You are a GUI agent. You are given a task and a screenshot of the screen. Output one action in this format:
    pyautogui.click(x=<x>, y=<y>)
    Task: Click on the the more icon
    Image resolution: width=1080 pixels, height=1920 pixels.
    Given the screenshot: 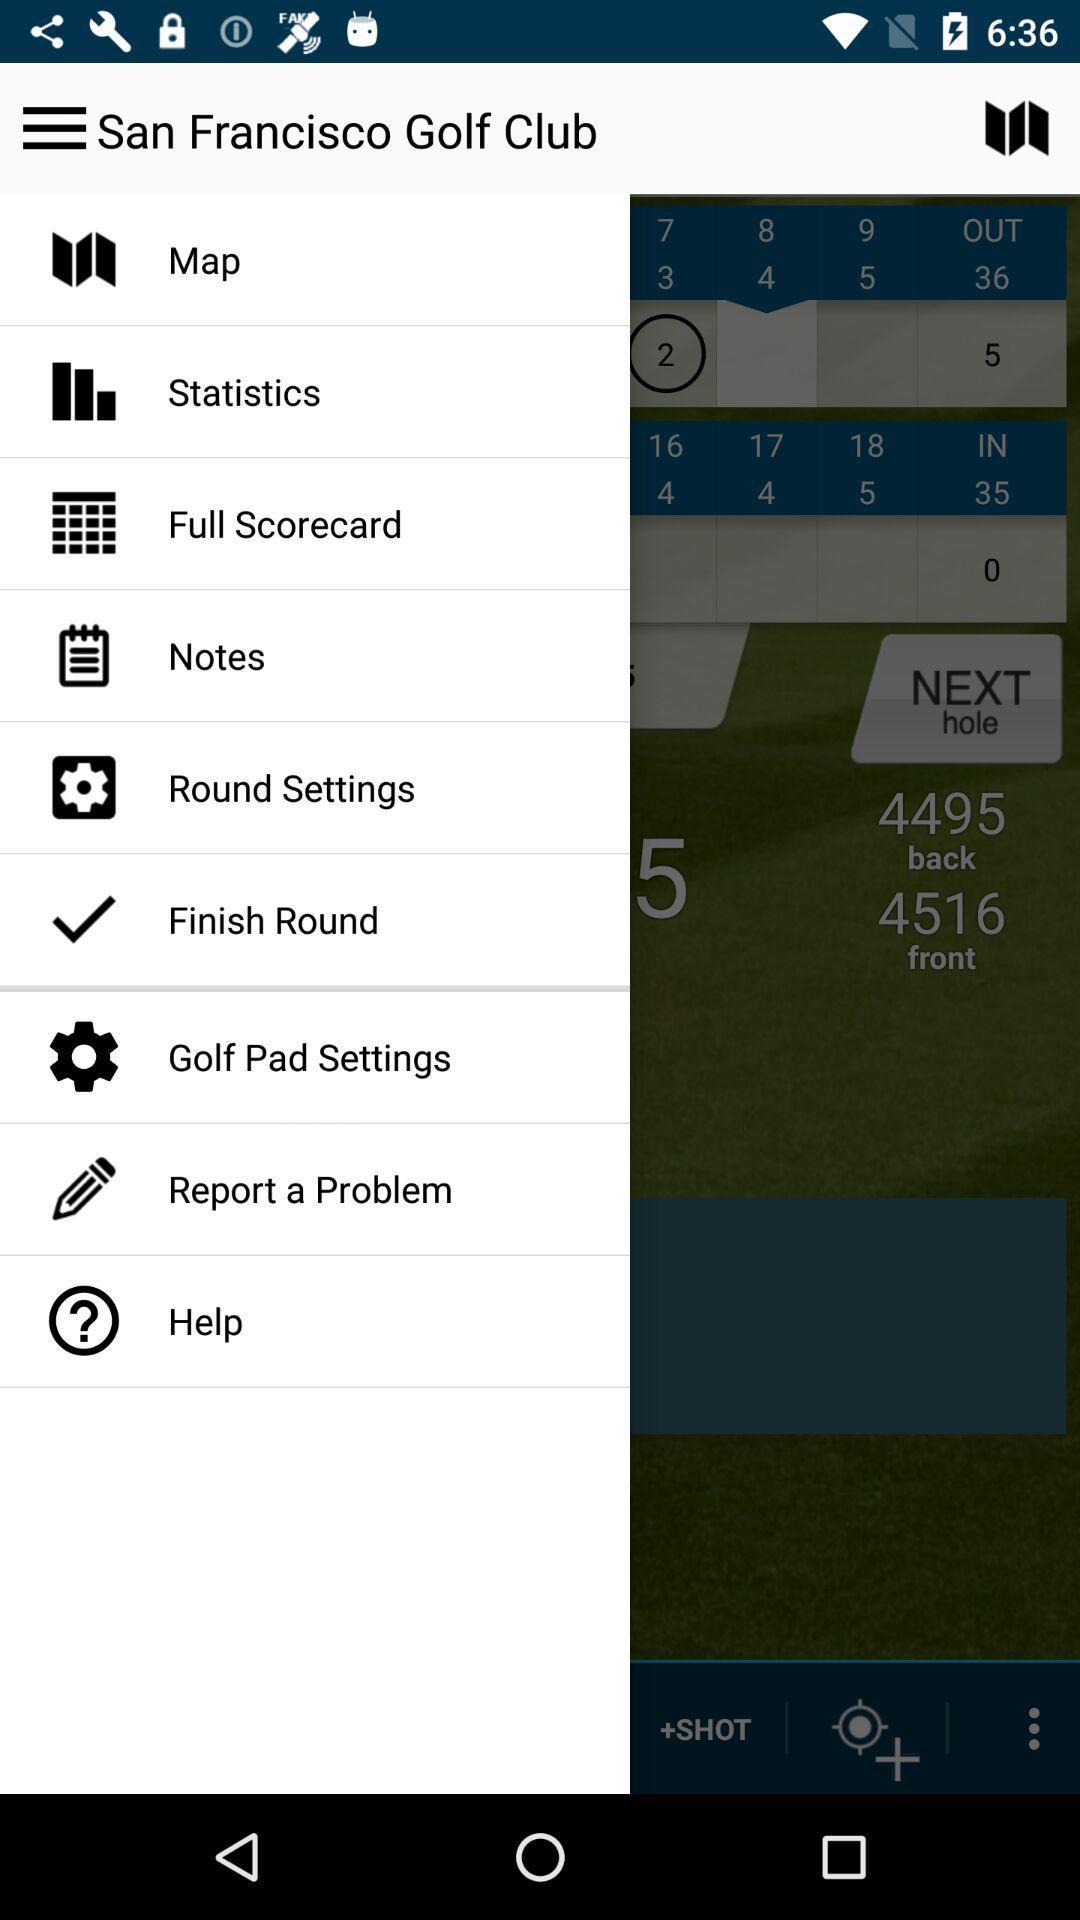 What is the action you would take?
    pyautogui.click(x=1014, y=1727)
    